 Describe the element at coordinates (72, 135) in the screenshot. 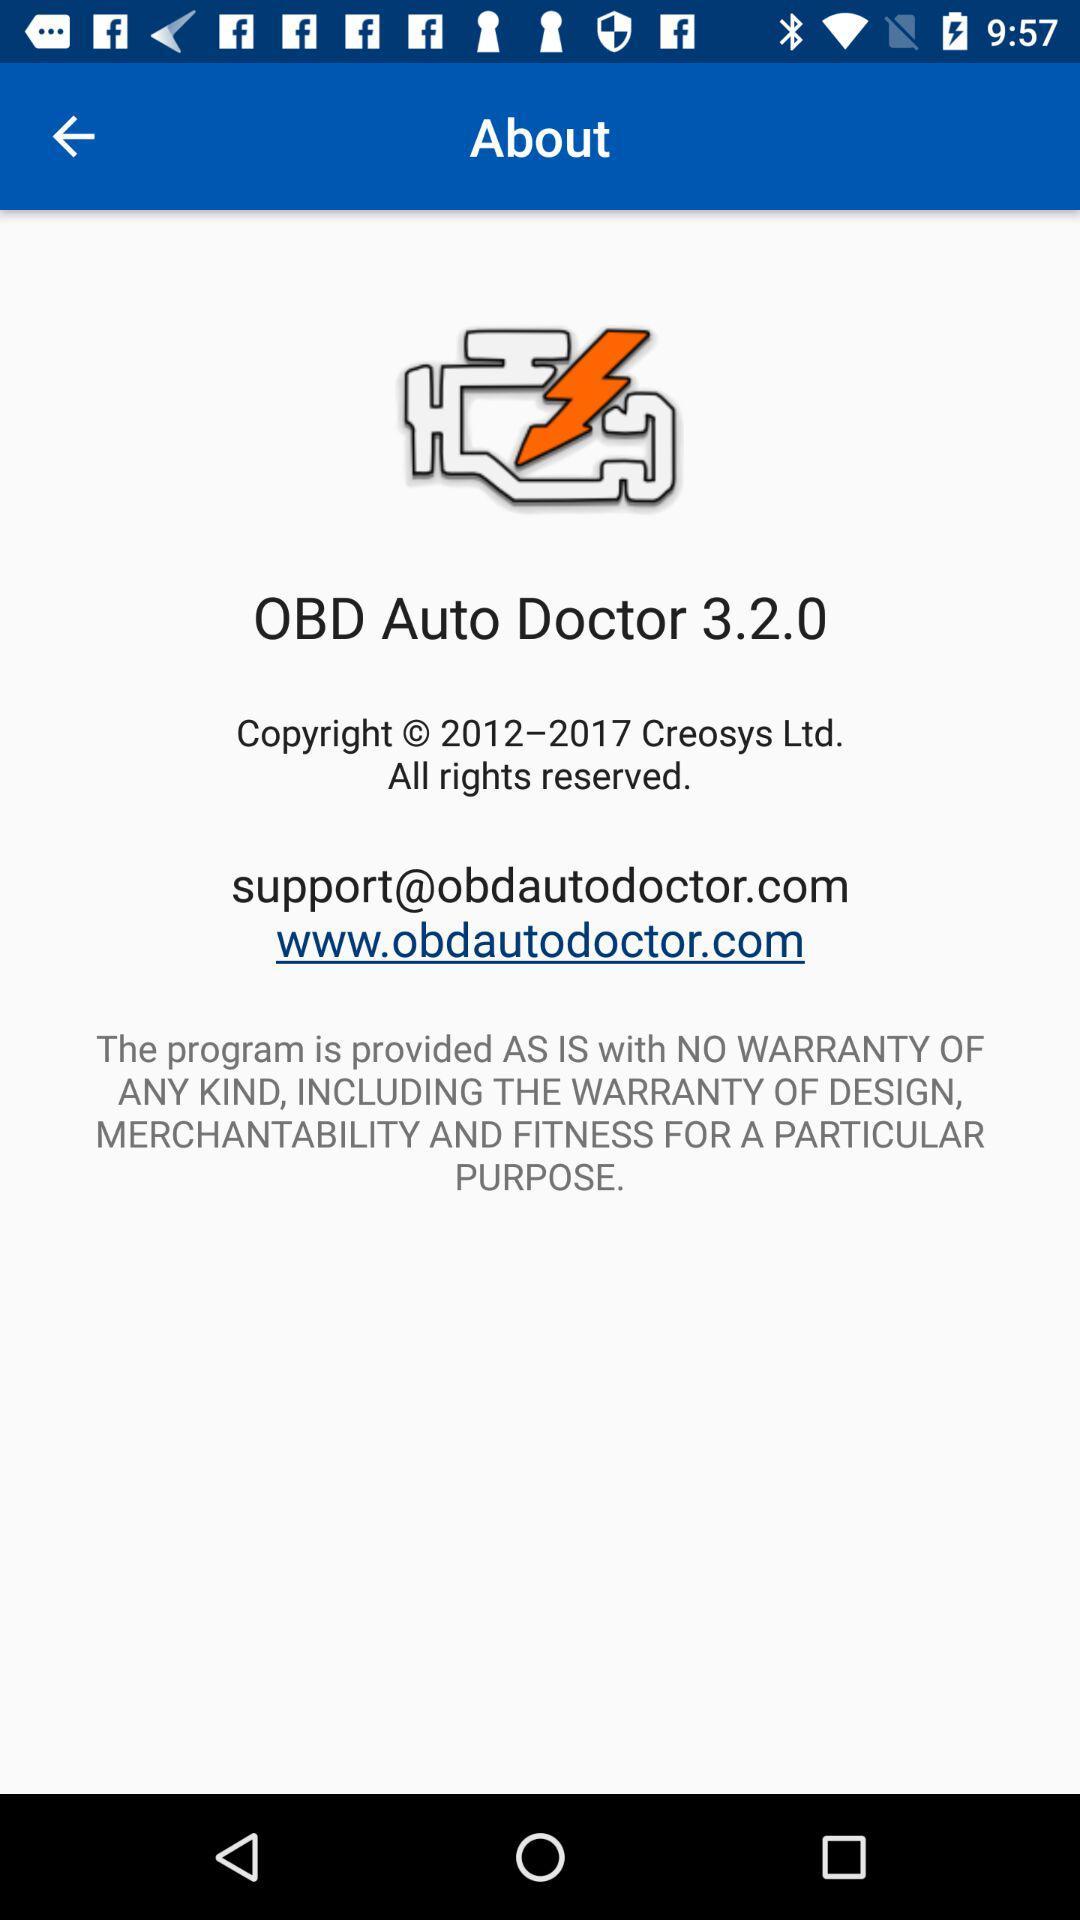

I see `the icon next to the about icon` at that location.